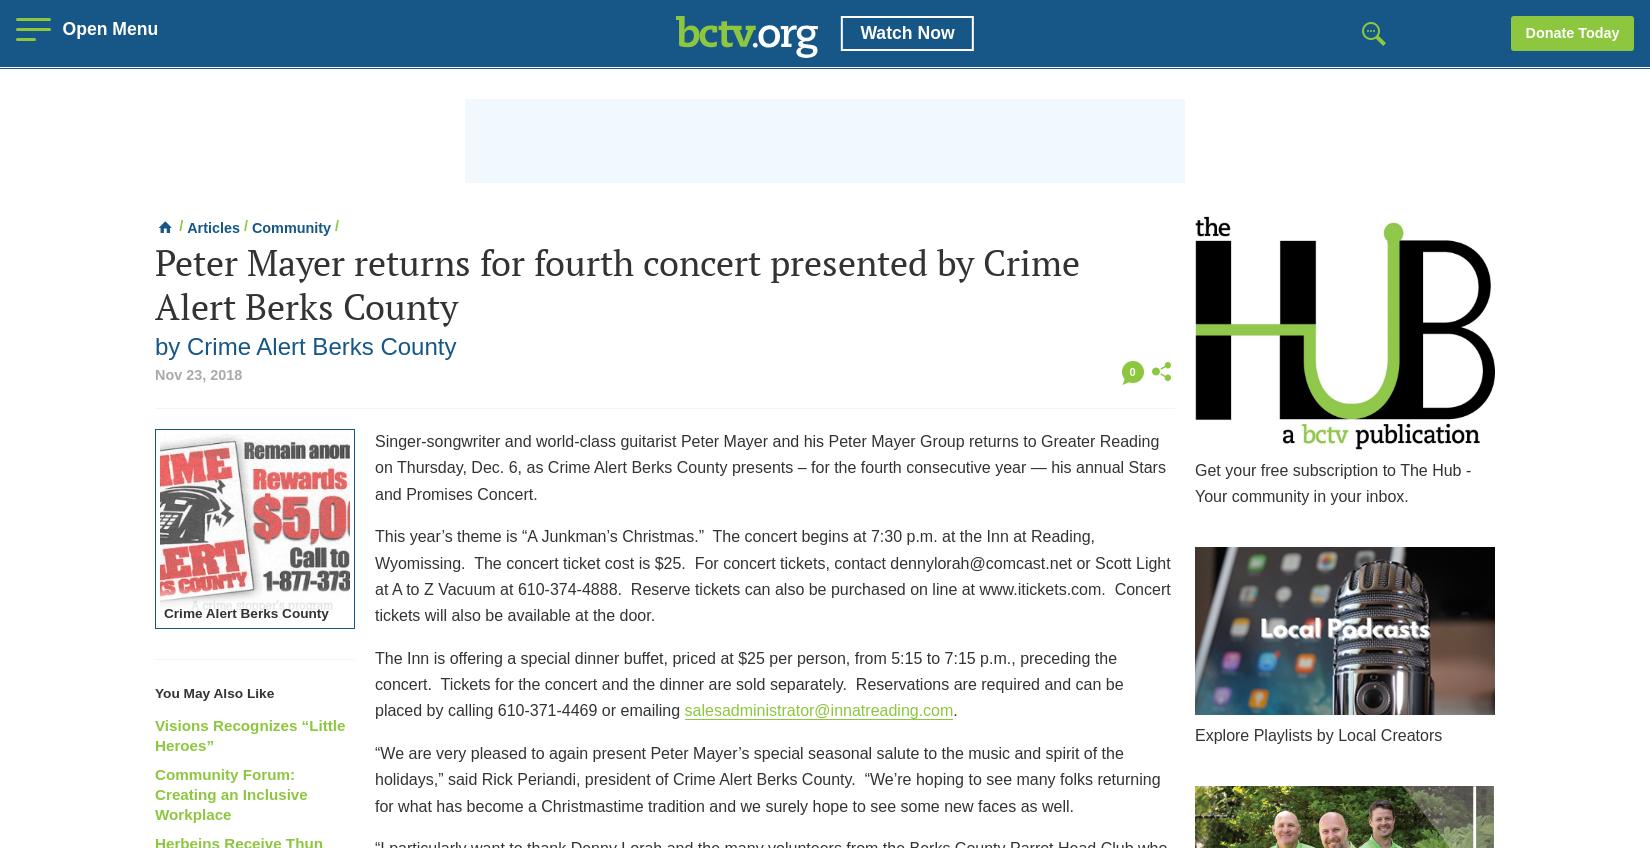 The height and width of the screenshot is (848, 1650). I want to click on 'Pinterest', so click(1188, 467).